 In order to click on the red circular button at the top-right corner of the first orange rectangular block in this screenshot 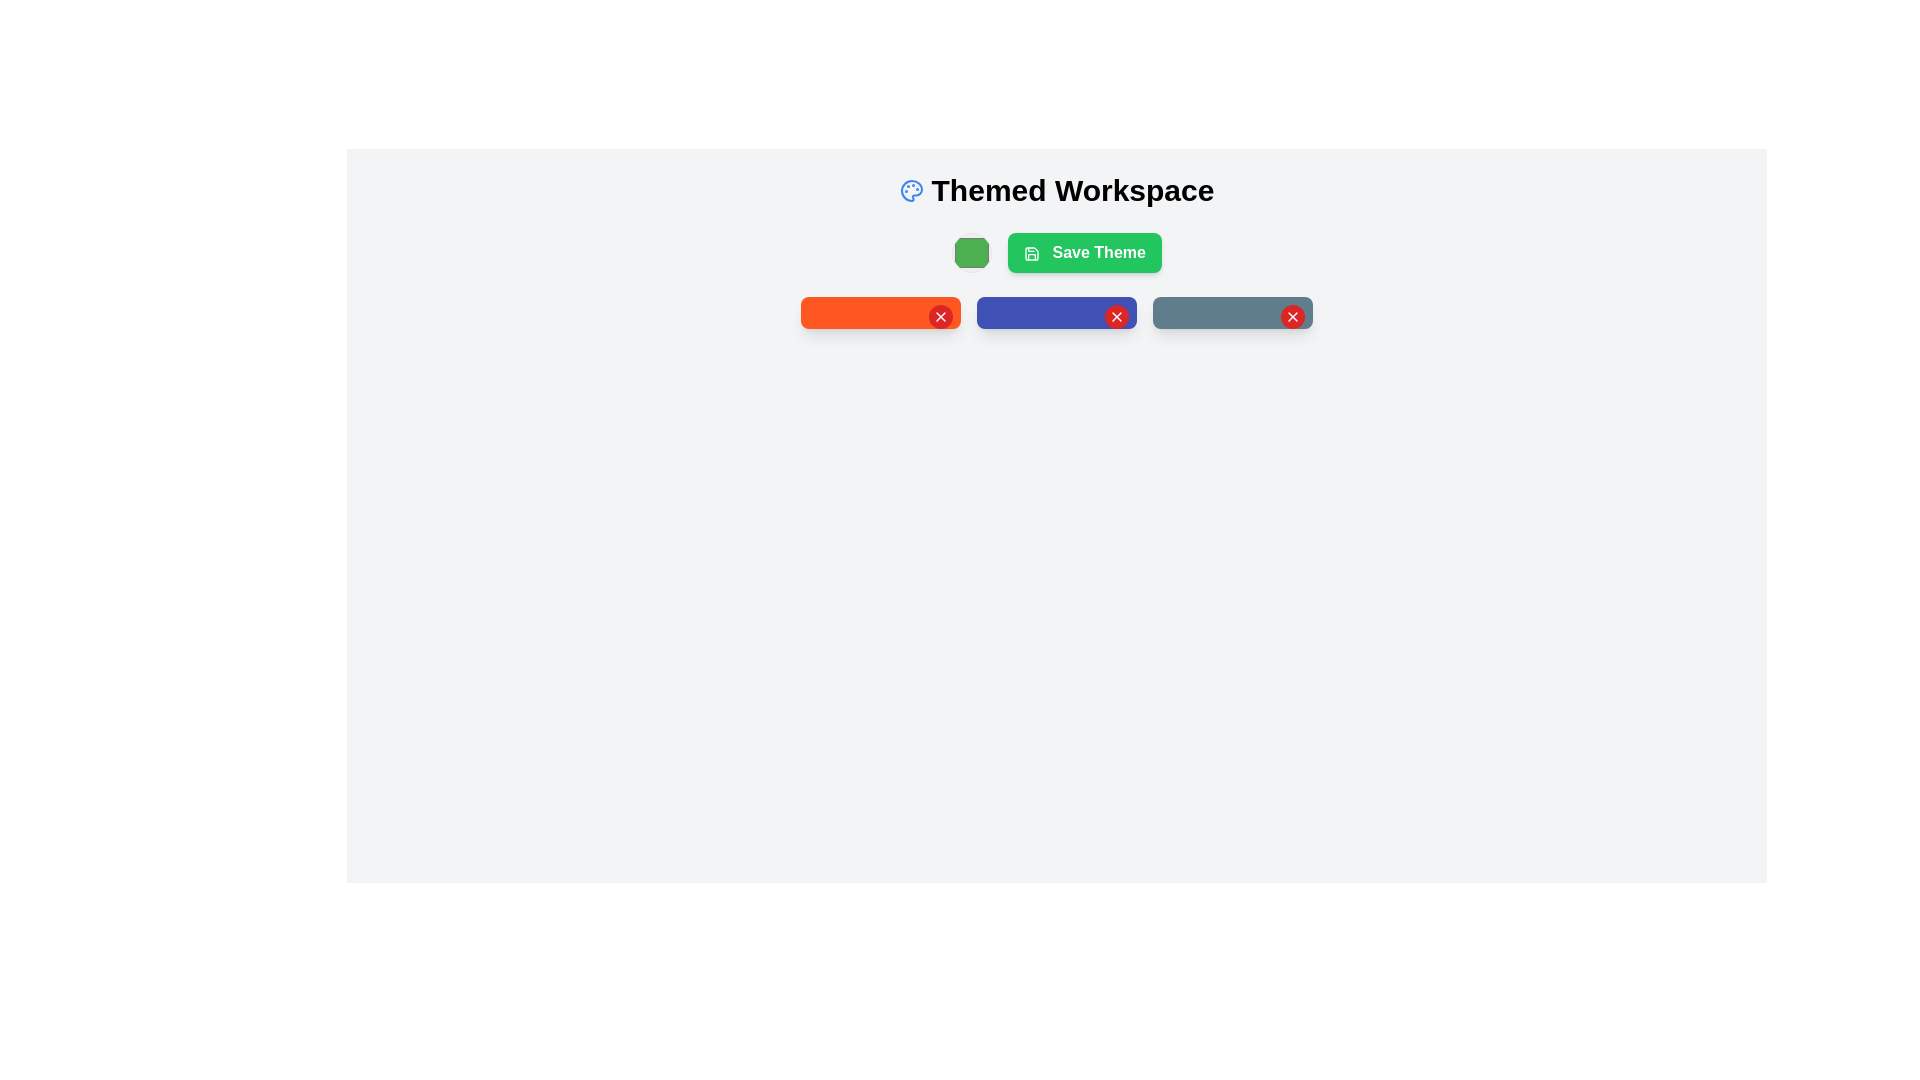, I will do `click(939, 315)`.